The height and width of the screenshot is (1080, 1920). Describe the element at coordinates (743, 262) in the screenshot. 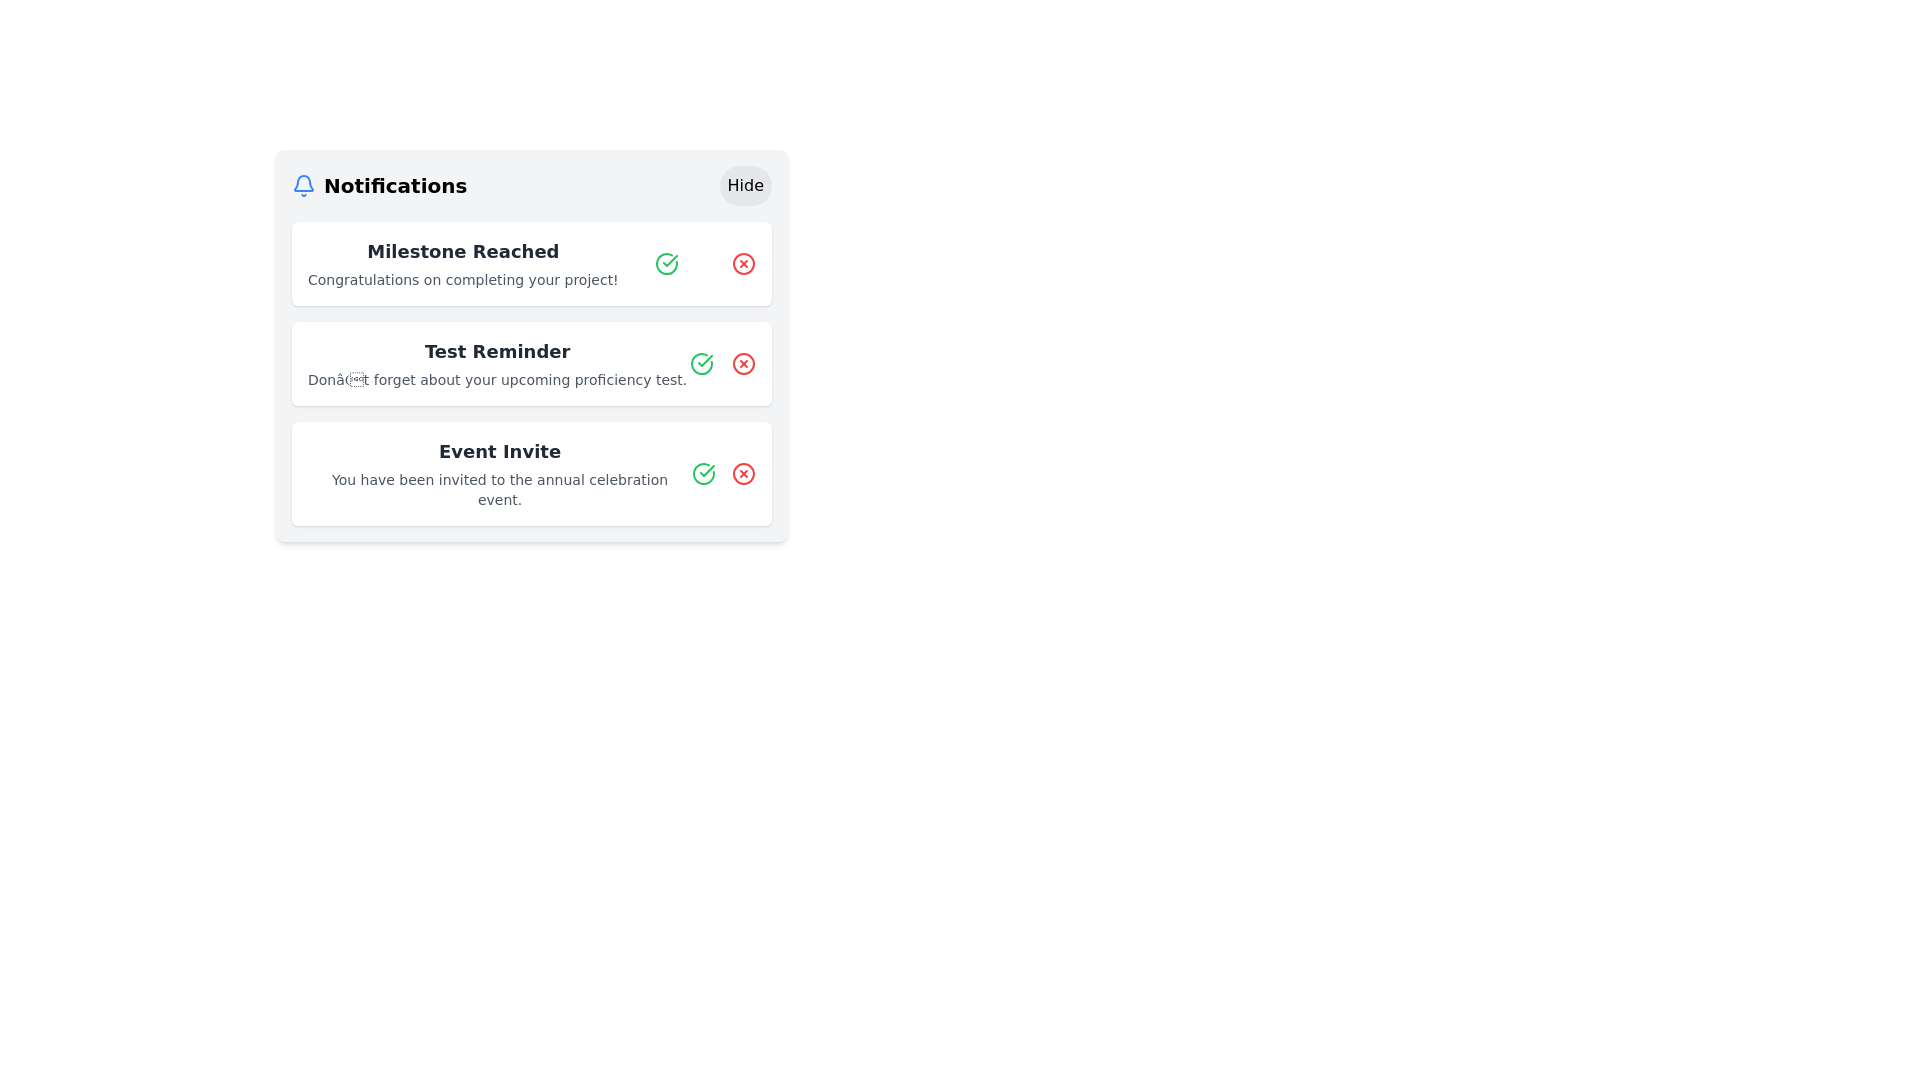

I see `the close icon button located in the top-right corner of the 'Milestone Reached' notification` at that location.